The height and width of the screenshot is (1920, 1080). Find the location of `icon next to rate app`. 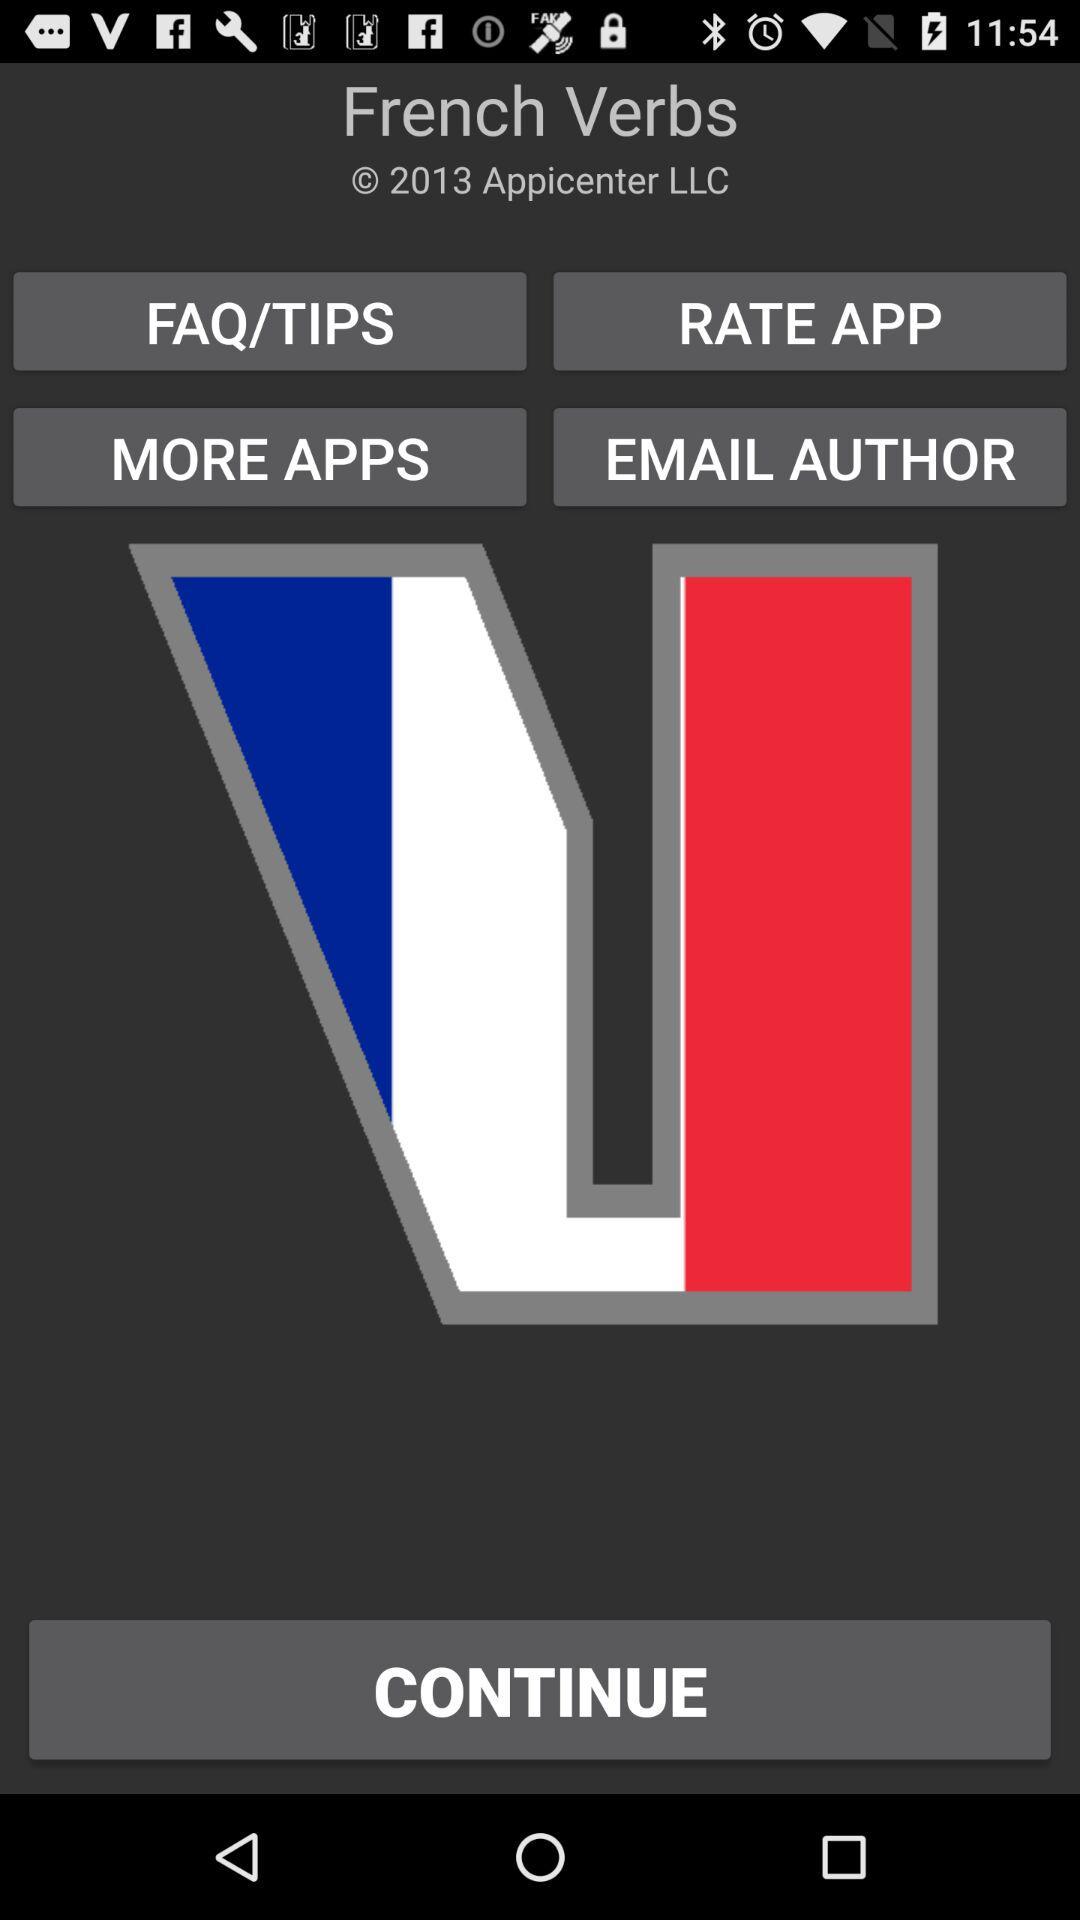

icon next to rate app is located at coordinates (270, 321).